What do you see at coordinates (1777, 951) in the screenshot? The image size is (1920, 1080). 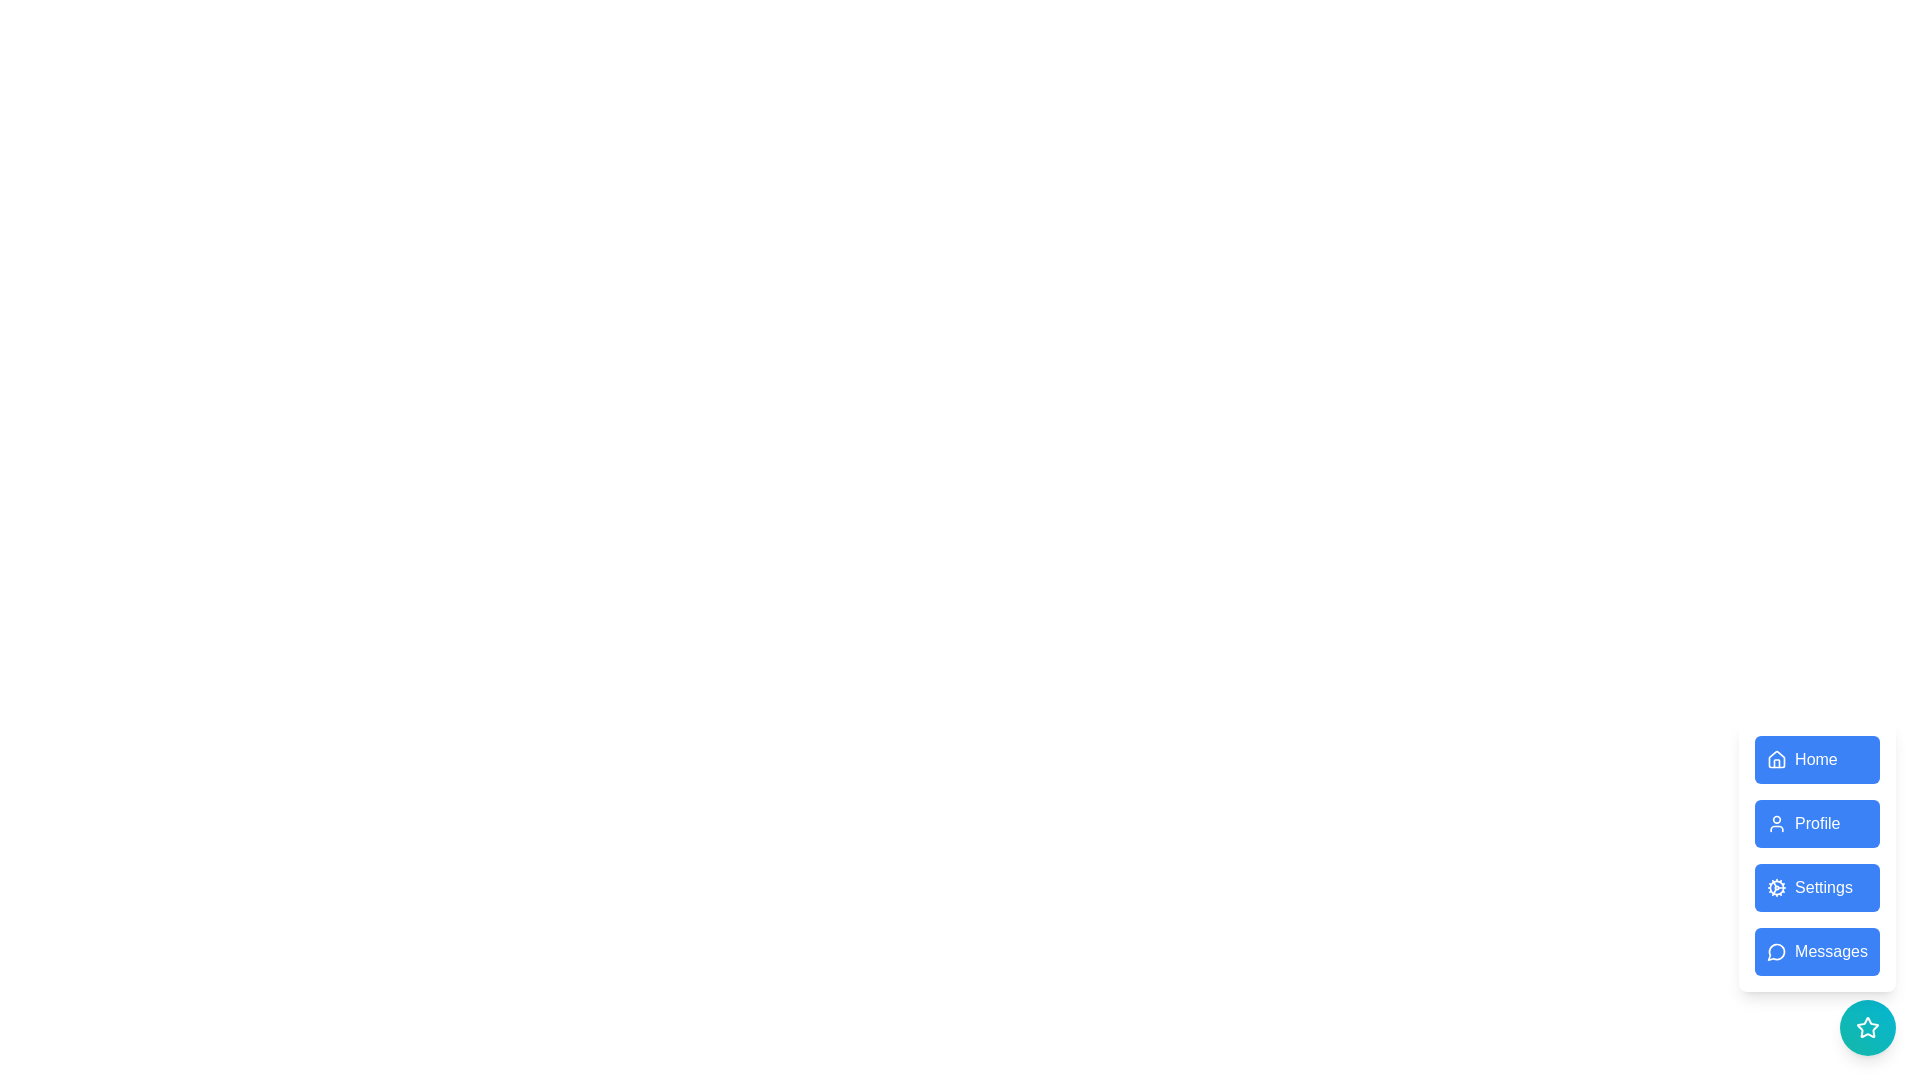 I see `the icon located to the left of the 'Messages' text content within the 'Messages' button` at bounding box center [1777, 951].